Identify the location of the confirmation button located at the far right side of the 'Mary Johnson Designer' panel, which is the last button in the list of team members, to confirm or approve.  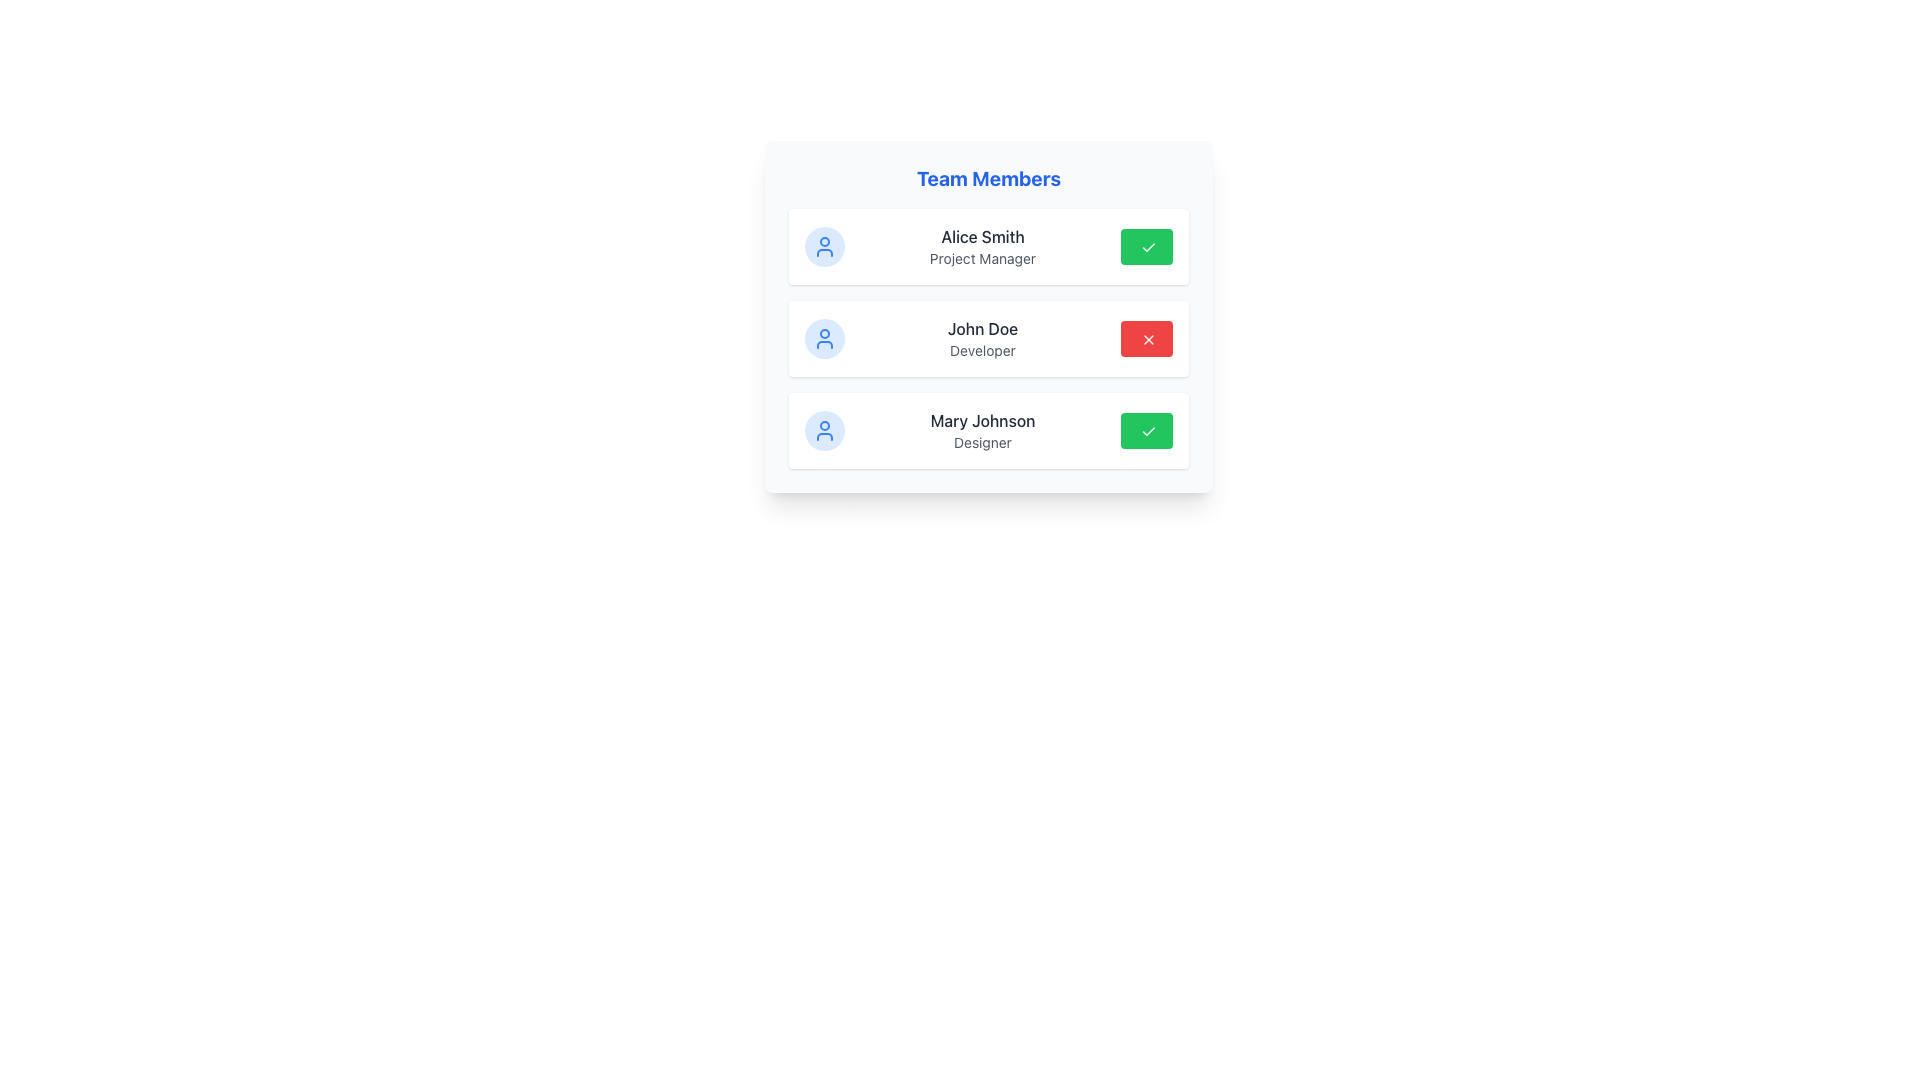
(1147, 430).